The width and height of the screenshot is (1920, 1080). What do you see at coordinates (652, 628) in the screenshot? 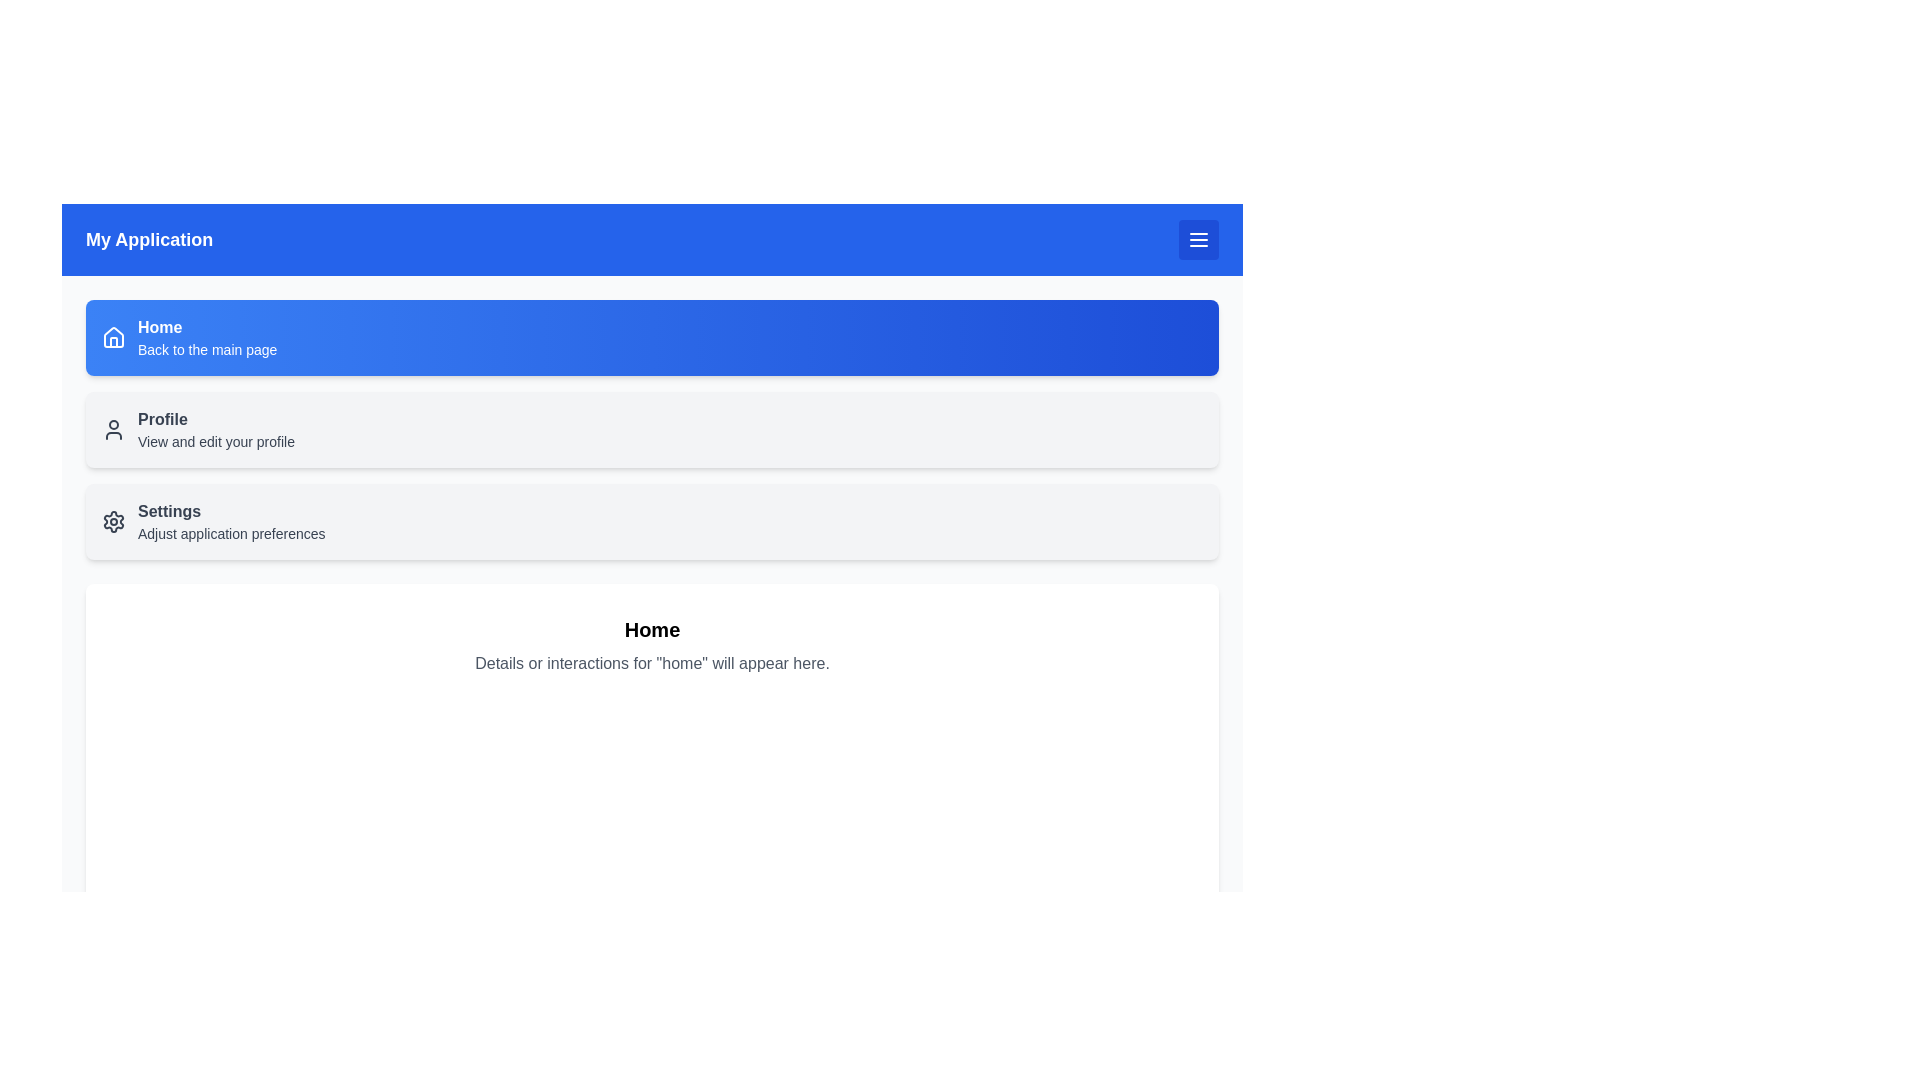
I see `the 'Home' heading text label, which is bold and enlarged, positioned at the top of a white box` at bounding box center [652, 628].